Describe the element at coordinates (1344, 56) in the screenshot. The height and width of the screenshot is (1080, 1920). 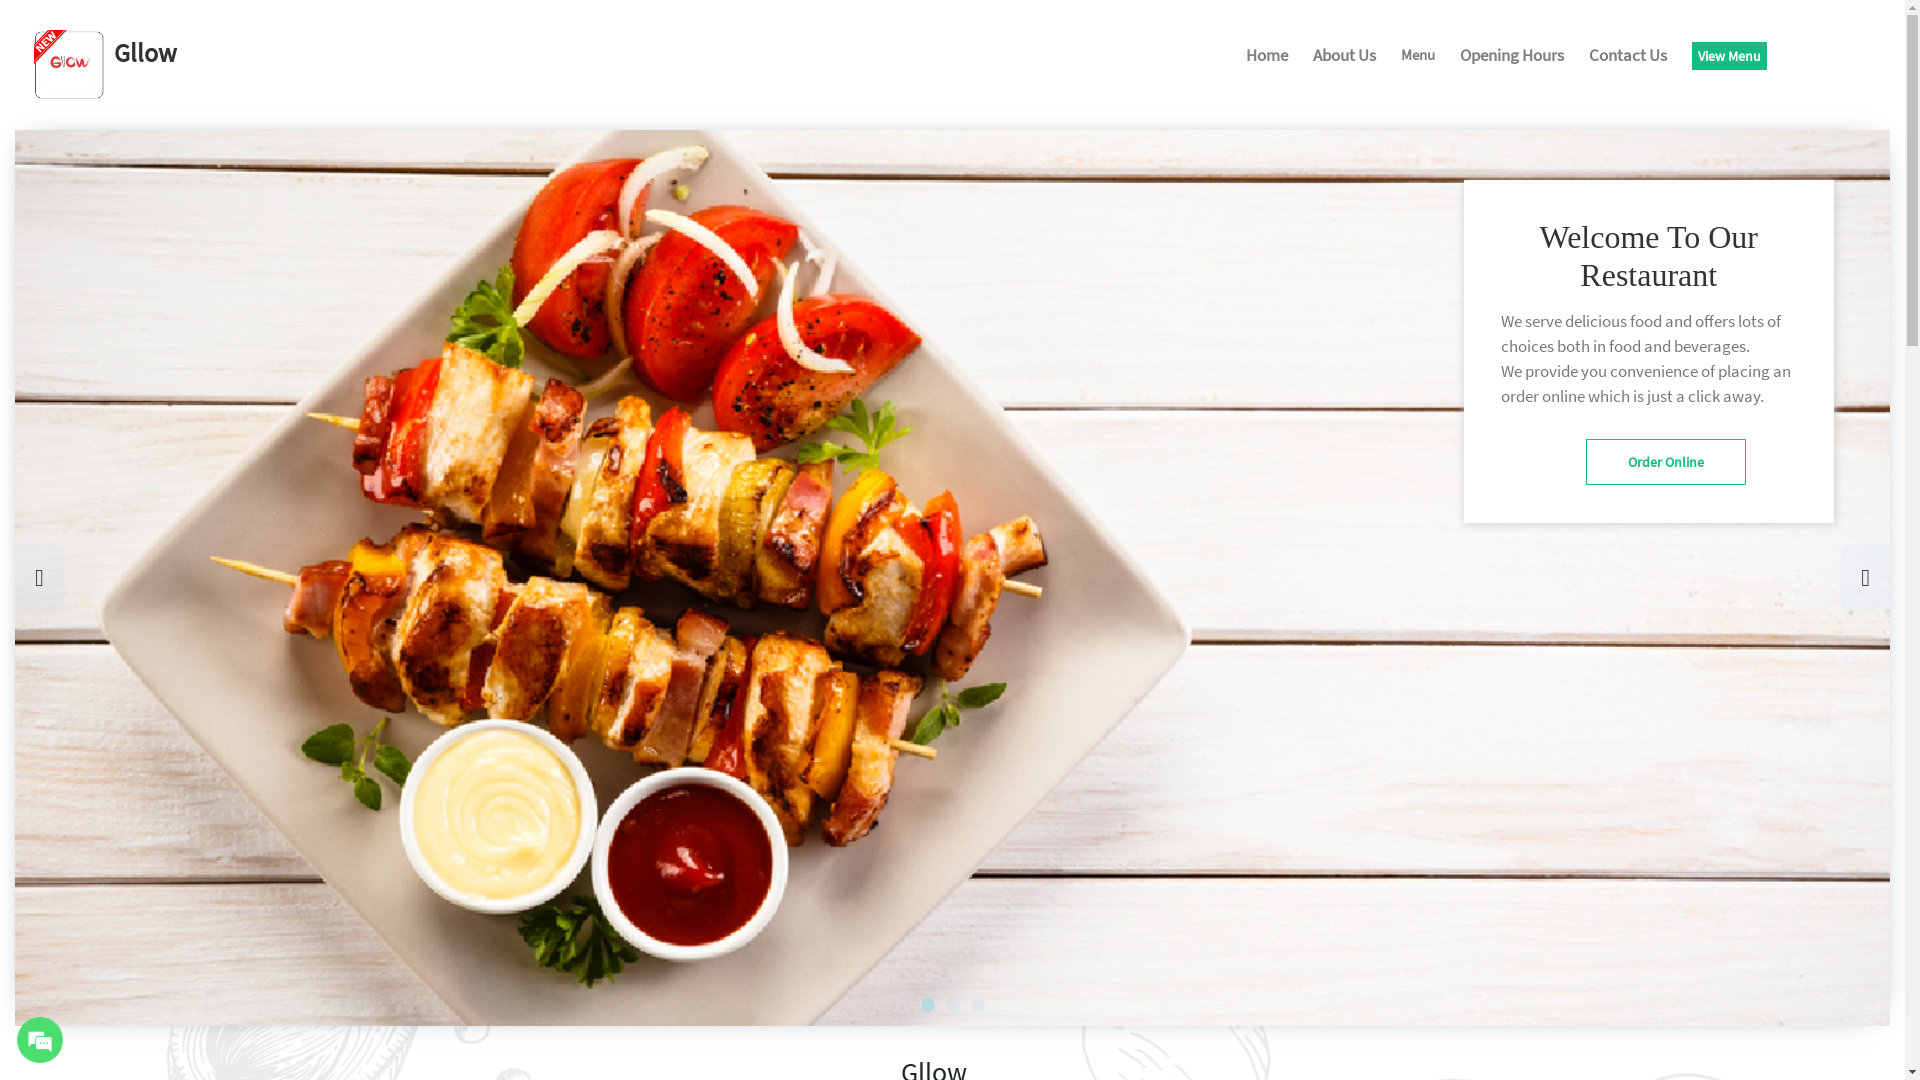
I see `'About Us'` at that location.